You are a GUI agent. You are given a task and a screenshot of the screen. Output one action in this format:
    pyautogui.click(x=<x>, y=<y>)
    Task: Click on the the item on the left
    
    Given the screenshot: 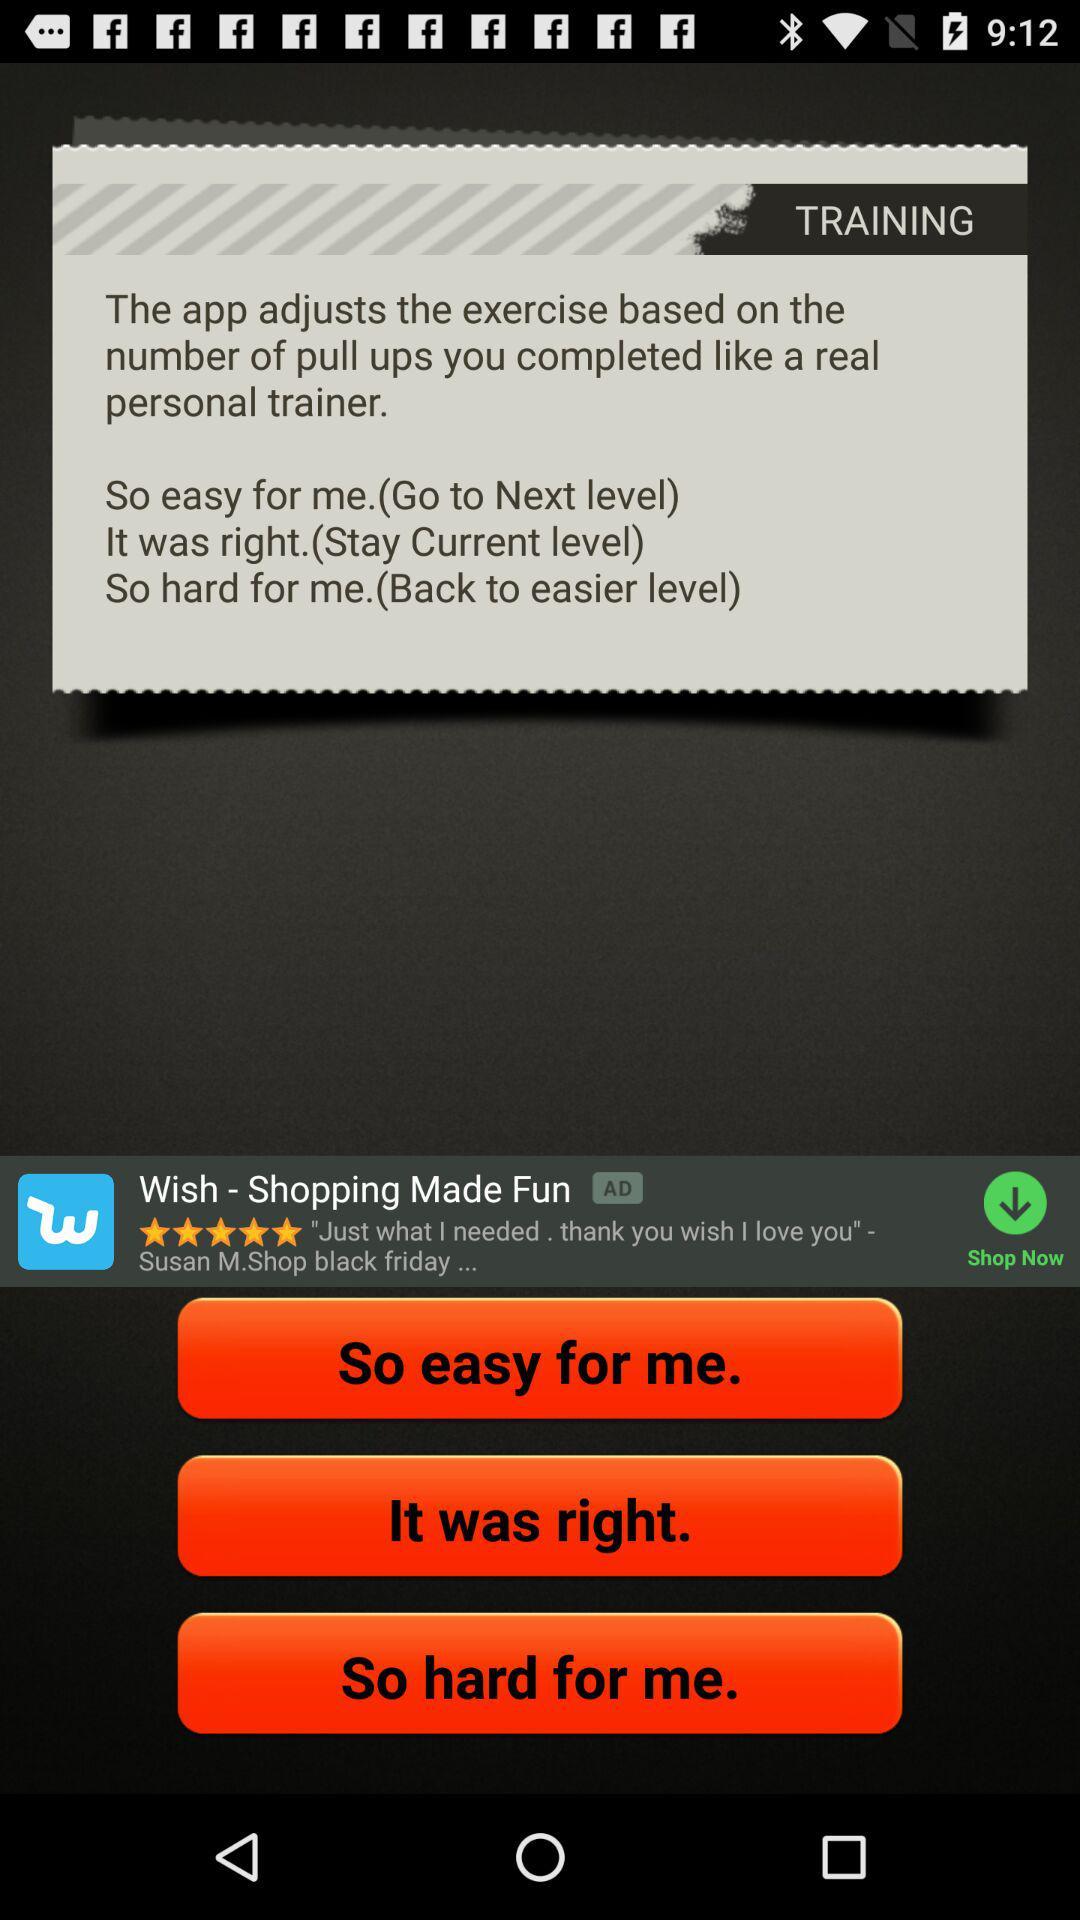 What is the action you would take?
    pyautogui.click(x=64, y=1220)
    